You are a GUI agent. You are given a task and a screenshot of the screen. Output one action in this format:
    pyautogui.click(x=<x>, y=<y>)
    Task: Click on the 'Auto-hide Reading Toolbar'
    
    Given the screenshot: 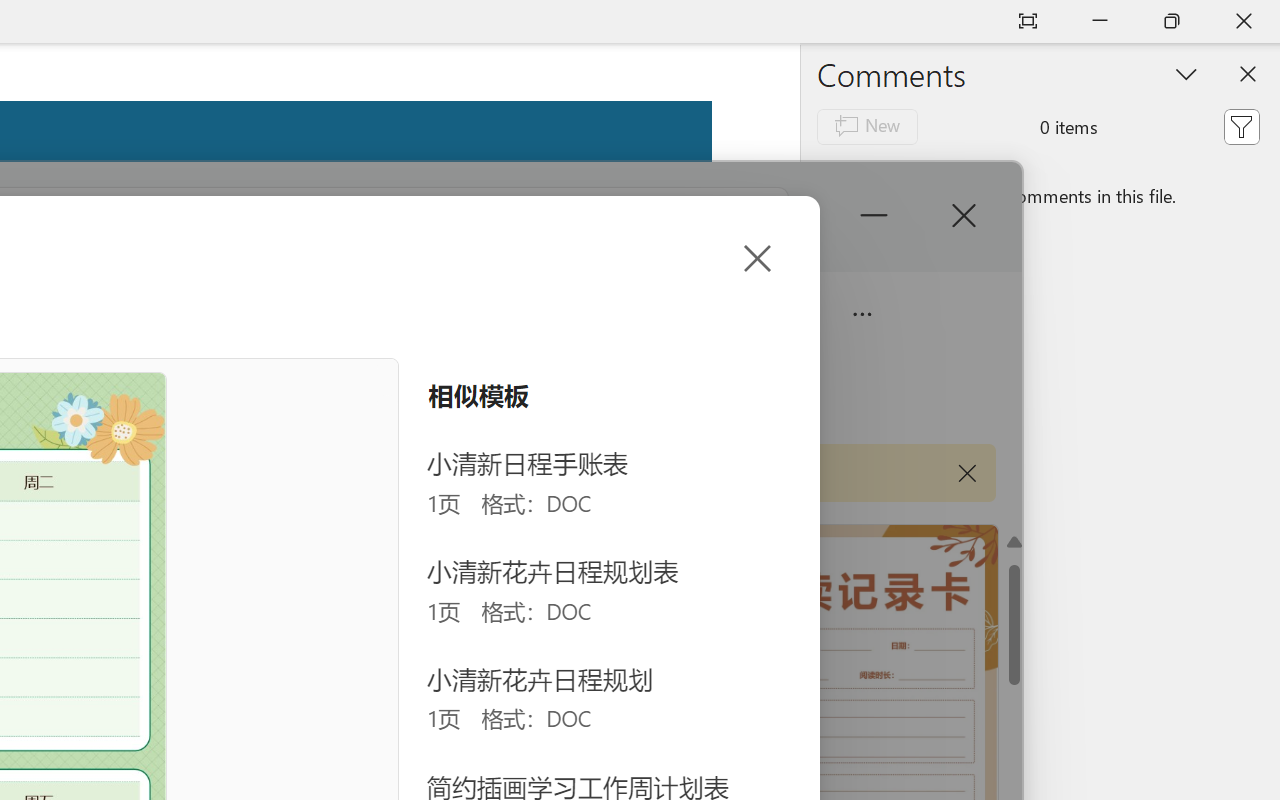 What is the action you would take?
    pyautogui.click(x=1027, y=21)
    